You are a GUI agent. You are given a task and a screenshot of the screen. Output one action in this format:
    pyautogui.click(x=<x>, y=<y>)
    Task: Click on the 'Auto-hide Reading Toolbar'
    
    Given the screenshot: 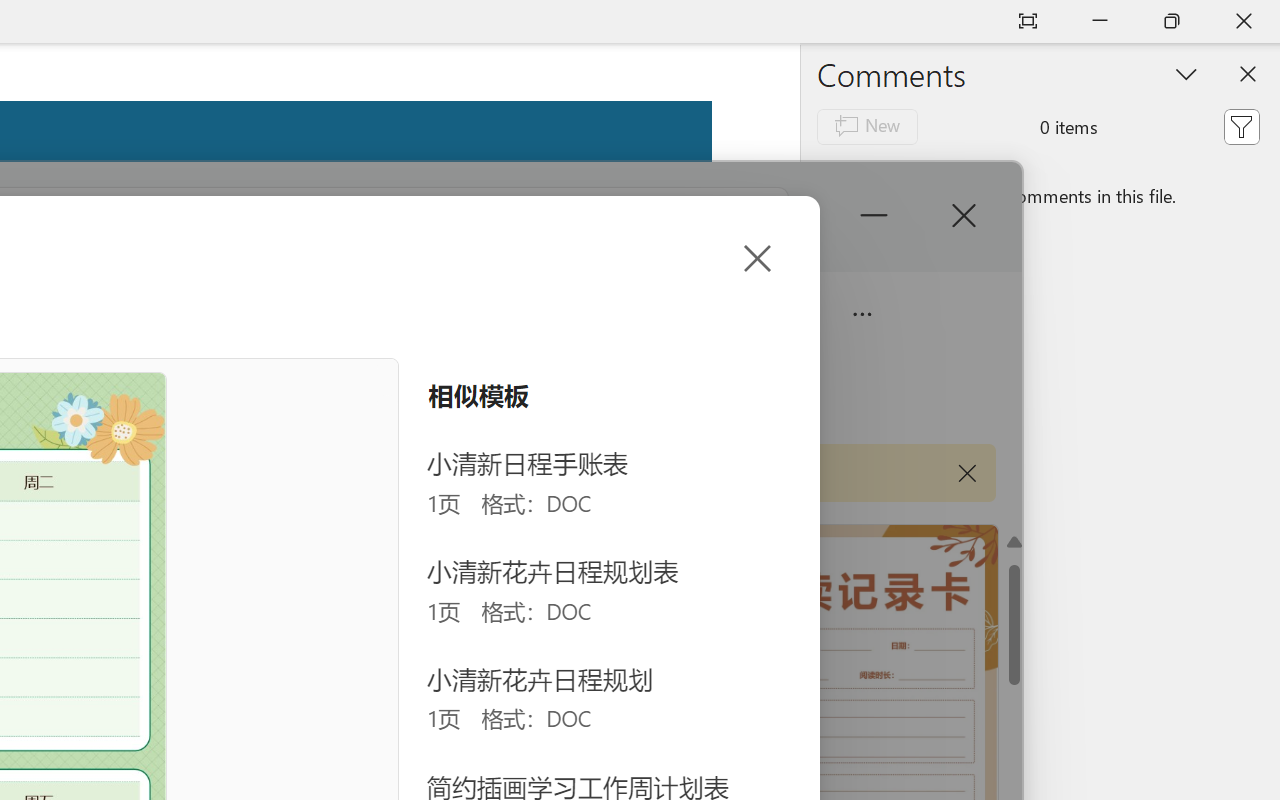 What is the action you would take?
    pyautogui.click(x=1027, y=21)
    